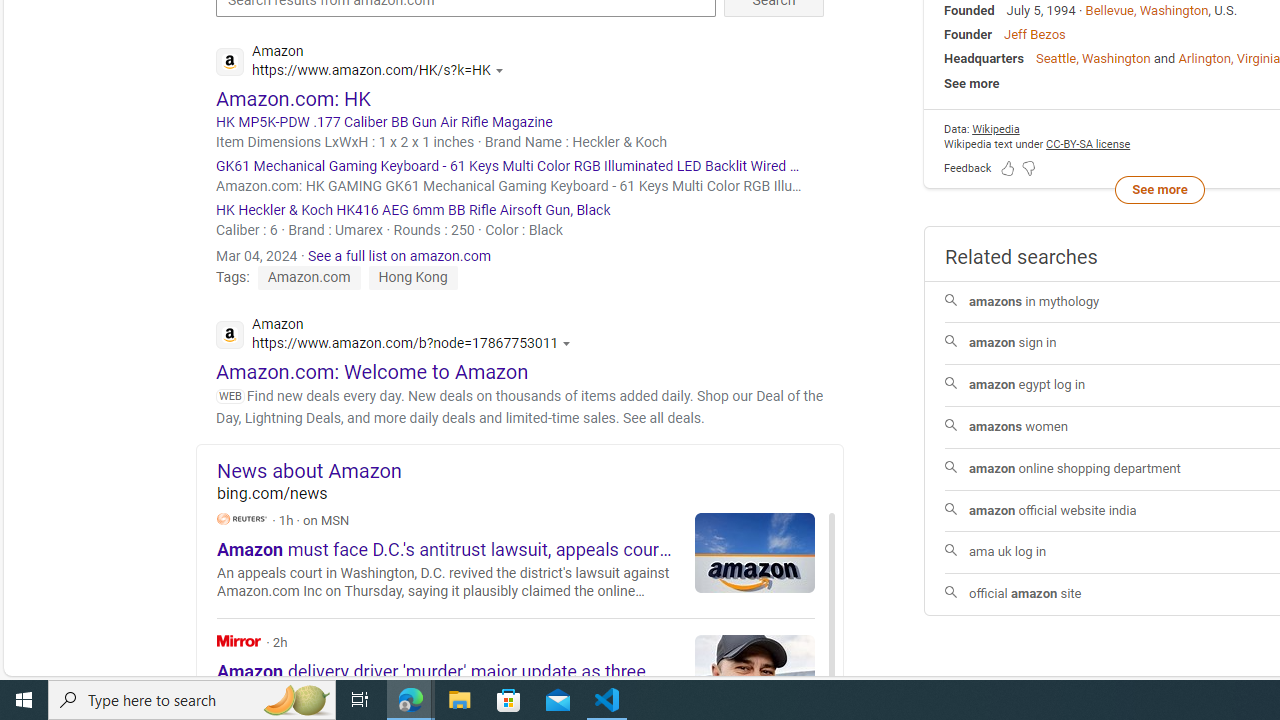  What do you see at coordinates (520, 122) in the screenshot?
I see `'HK MP5K-PDW .177 Caliber BB Gun Air Rifle Magazine'` at bounding box center [520, 122].